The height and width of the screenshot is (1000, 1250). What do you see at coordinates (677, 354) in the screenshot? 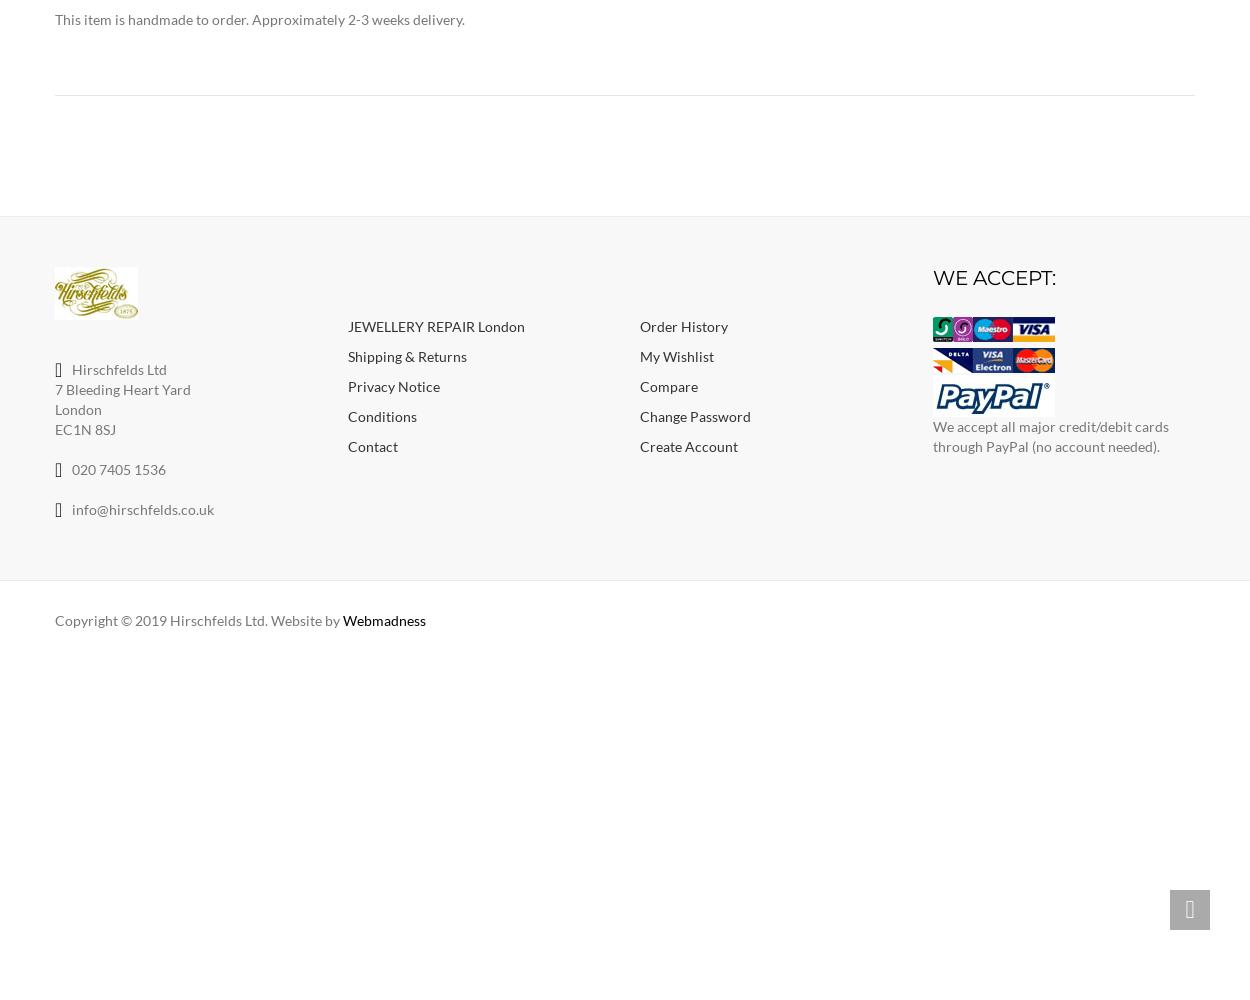
I see `'My Wishlist'` at bounding box center [677, 354].